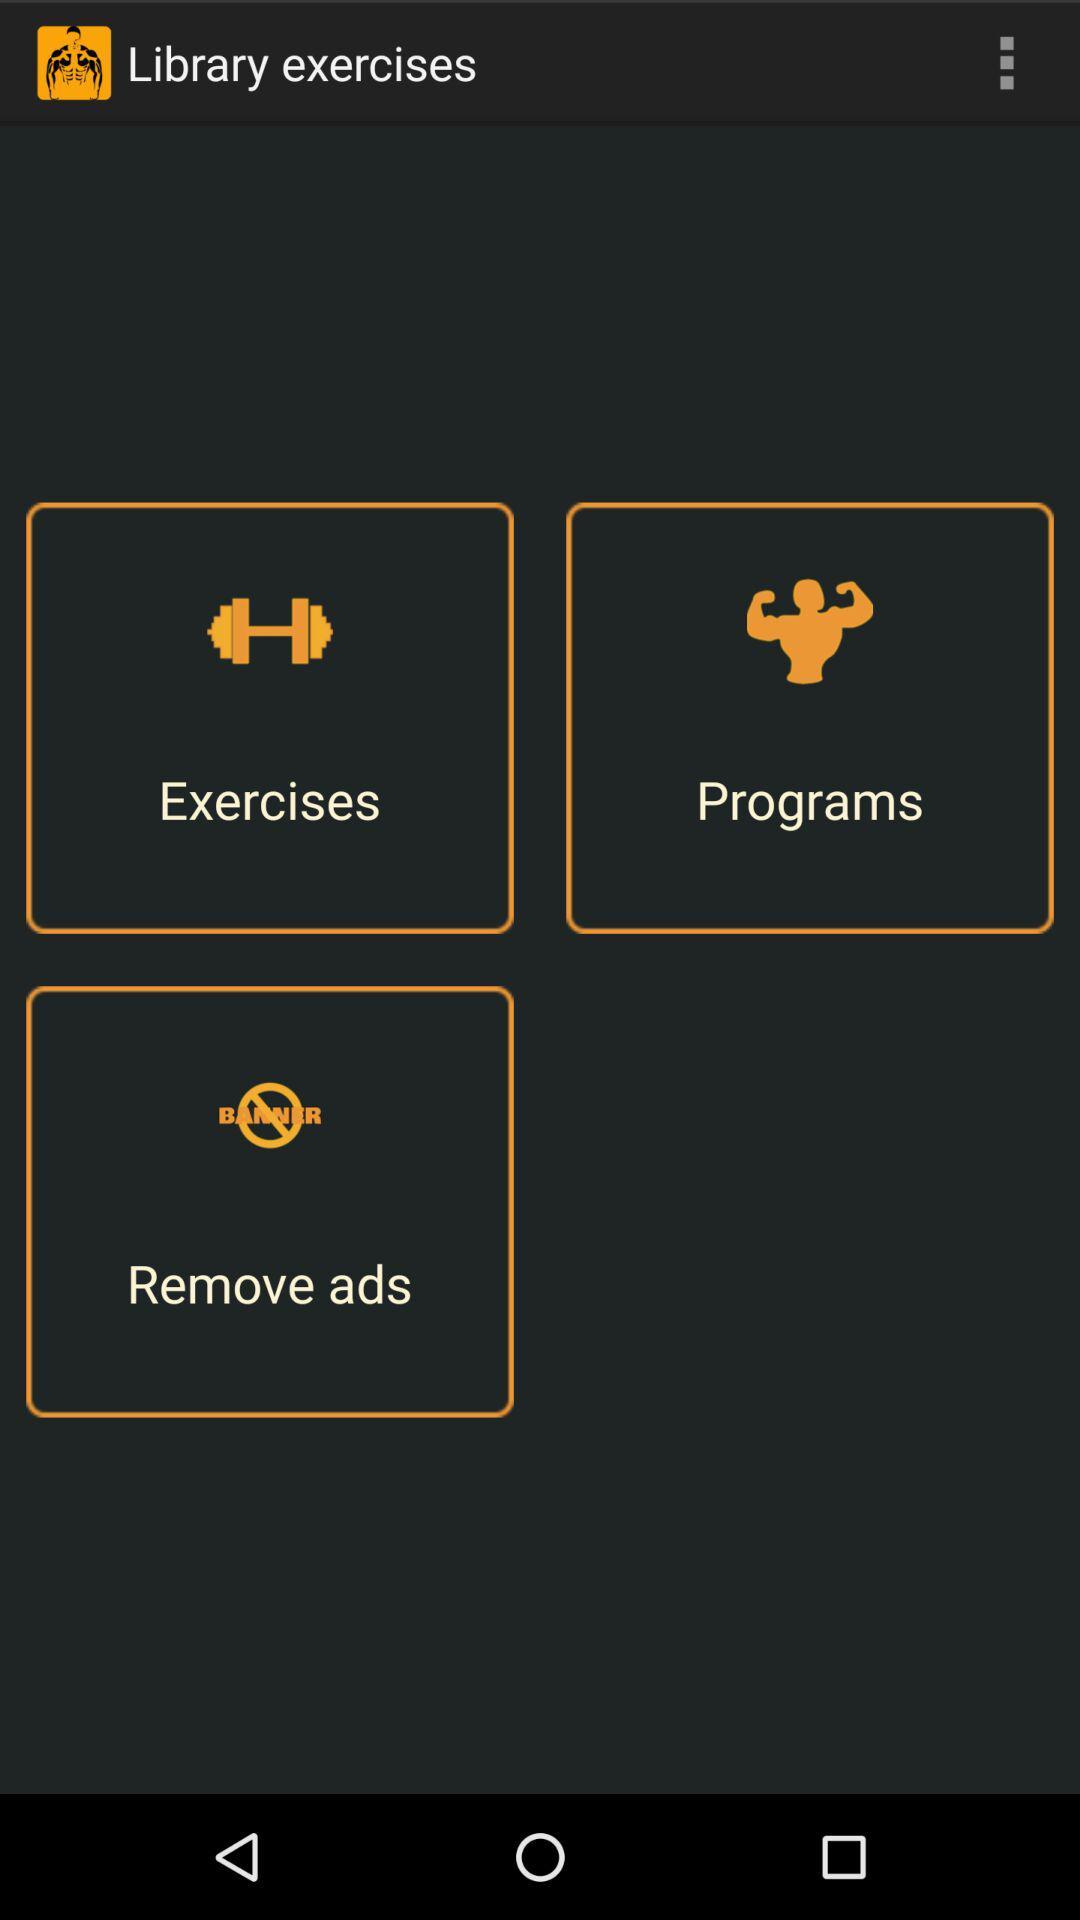 The width and height of the screenshot is (1080, 1920). I want to click on the item above programs icon, so click(1006, 62).